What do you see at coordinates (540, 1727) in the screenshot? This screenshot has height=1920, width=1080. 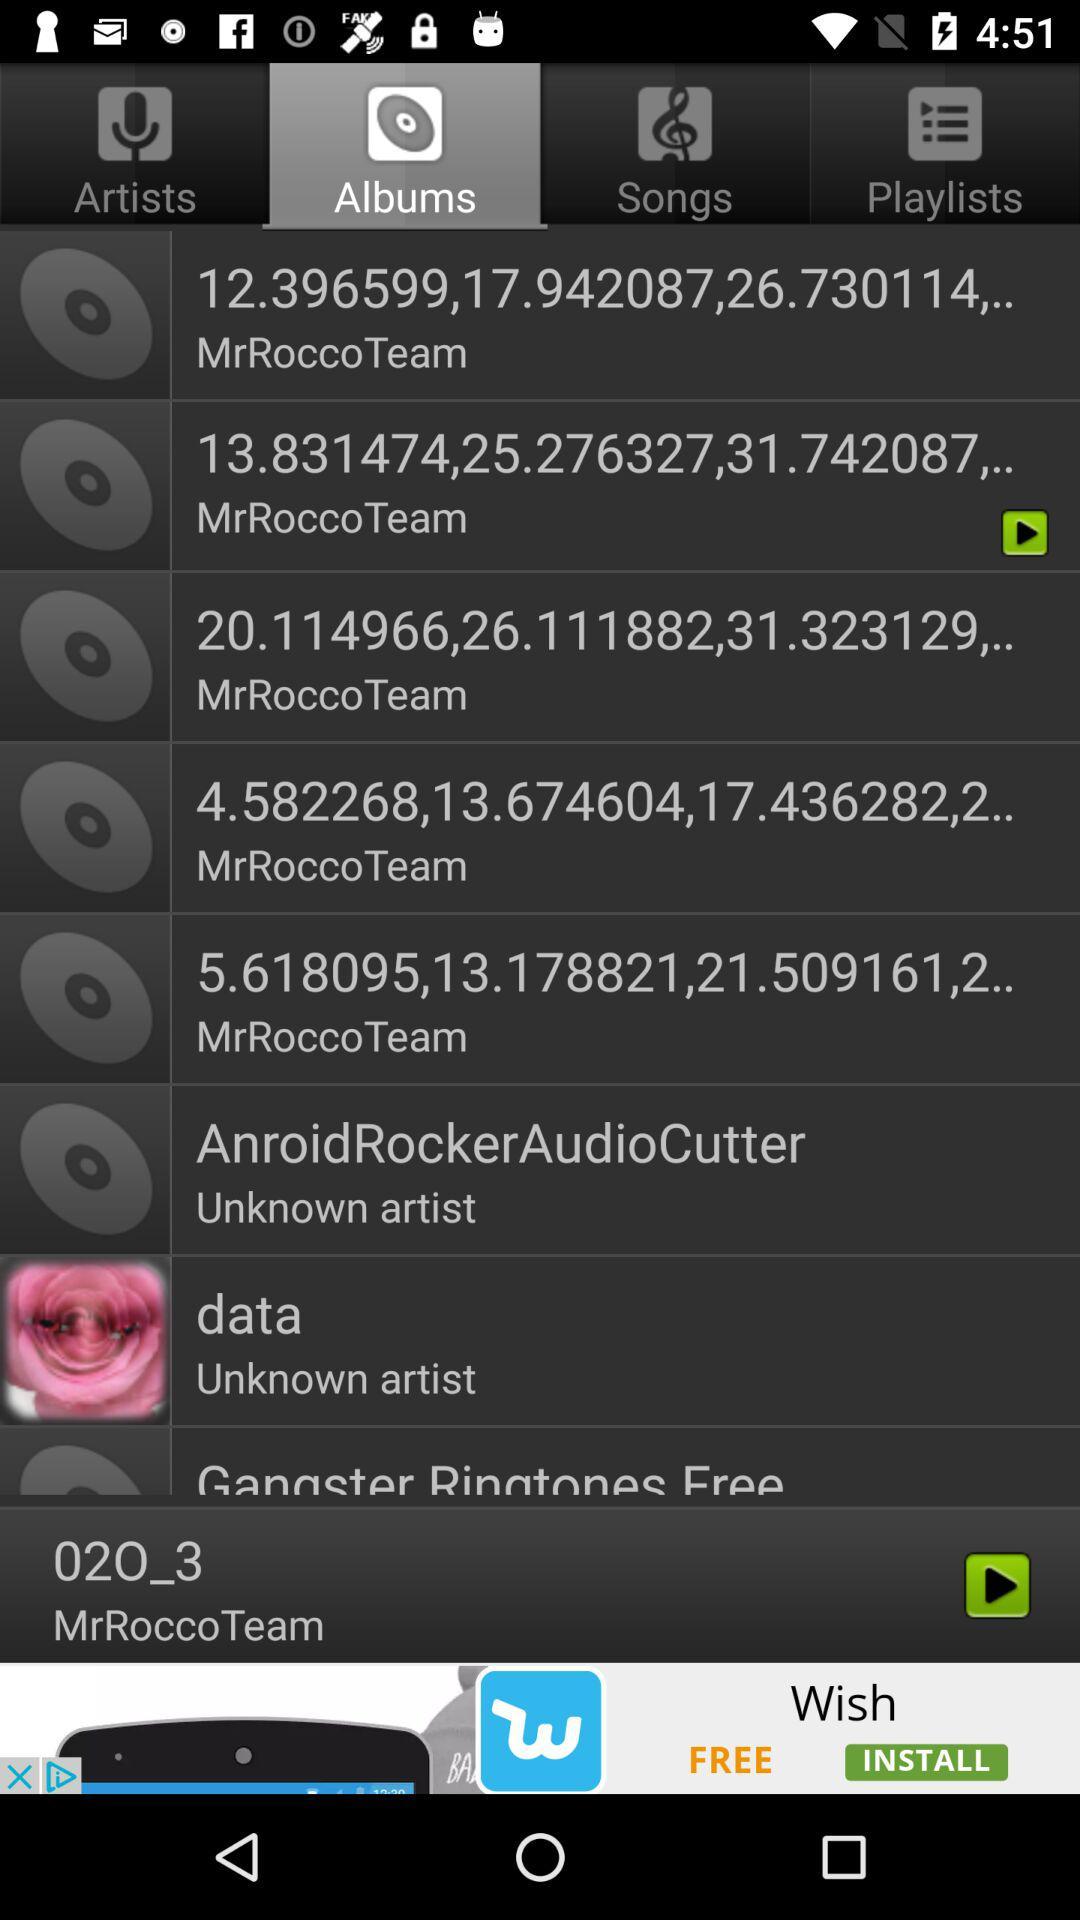 I see `click on the advertisement` at bounding box center [540, 1727].